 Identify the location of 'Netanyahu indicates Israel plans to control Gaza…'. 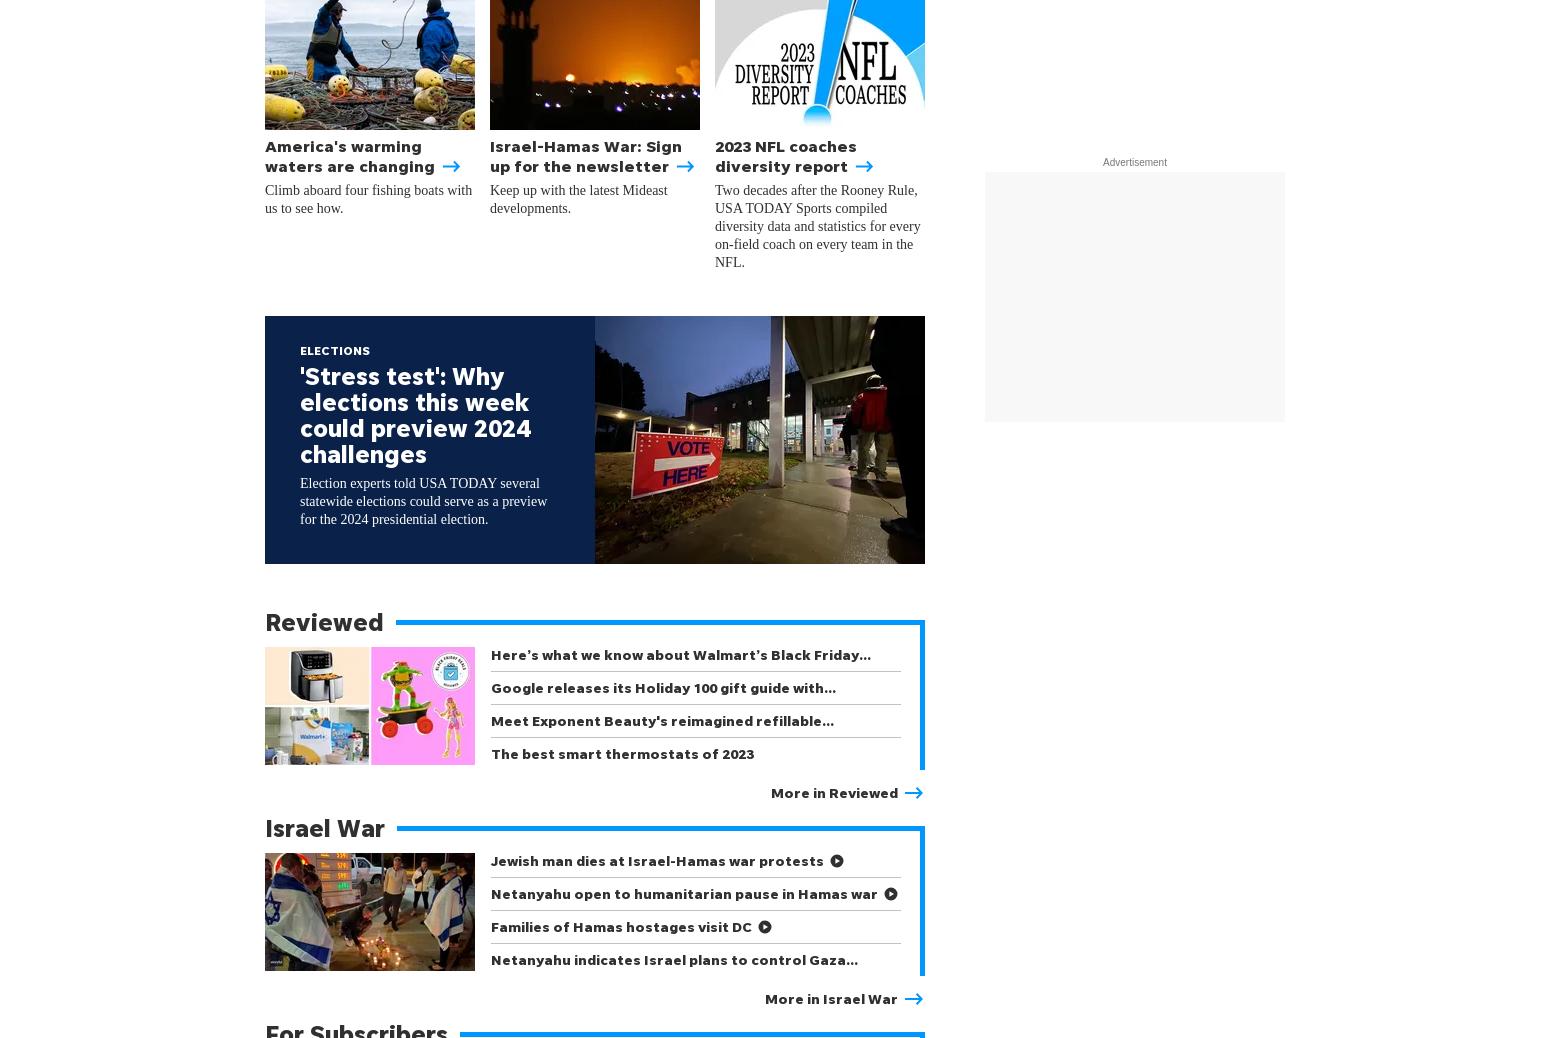
(673, 959).